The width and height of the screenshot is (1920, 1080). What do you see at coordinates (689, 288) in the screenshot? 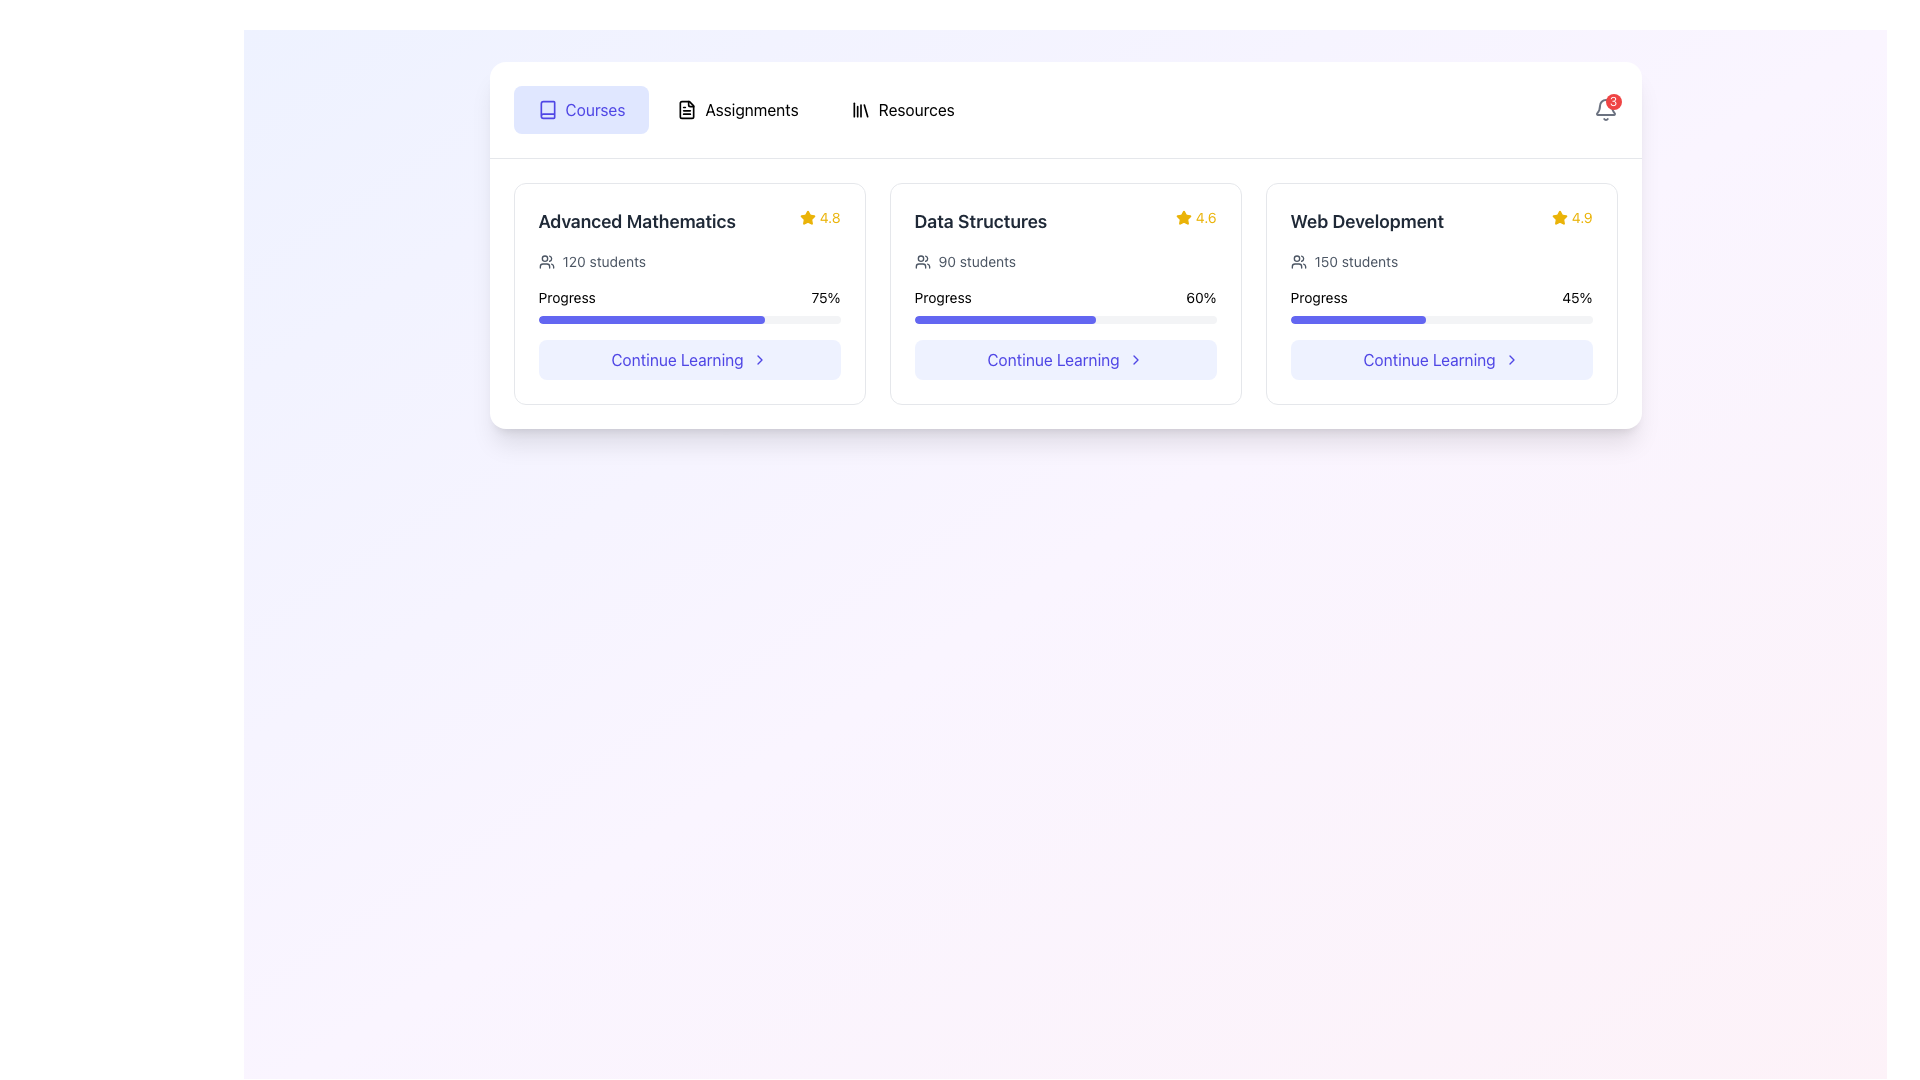
I see `displayed information from the progress bar and numeric display in the 'Advanced Mathematics' course overview, located in the middle section of the card` at bounding box center [689, 288].